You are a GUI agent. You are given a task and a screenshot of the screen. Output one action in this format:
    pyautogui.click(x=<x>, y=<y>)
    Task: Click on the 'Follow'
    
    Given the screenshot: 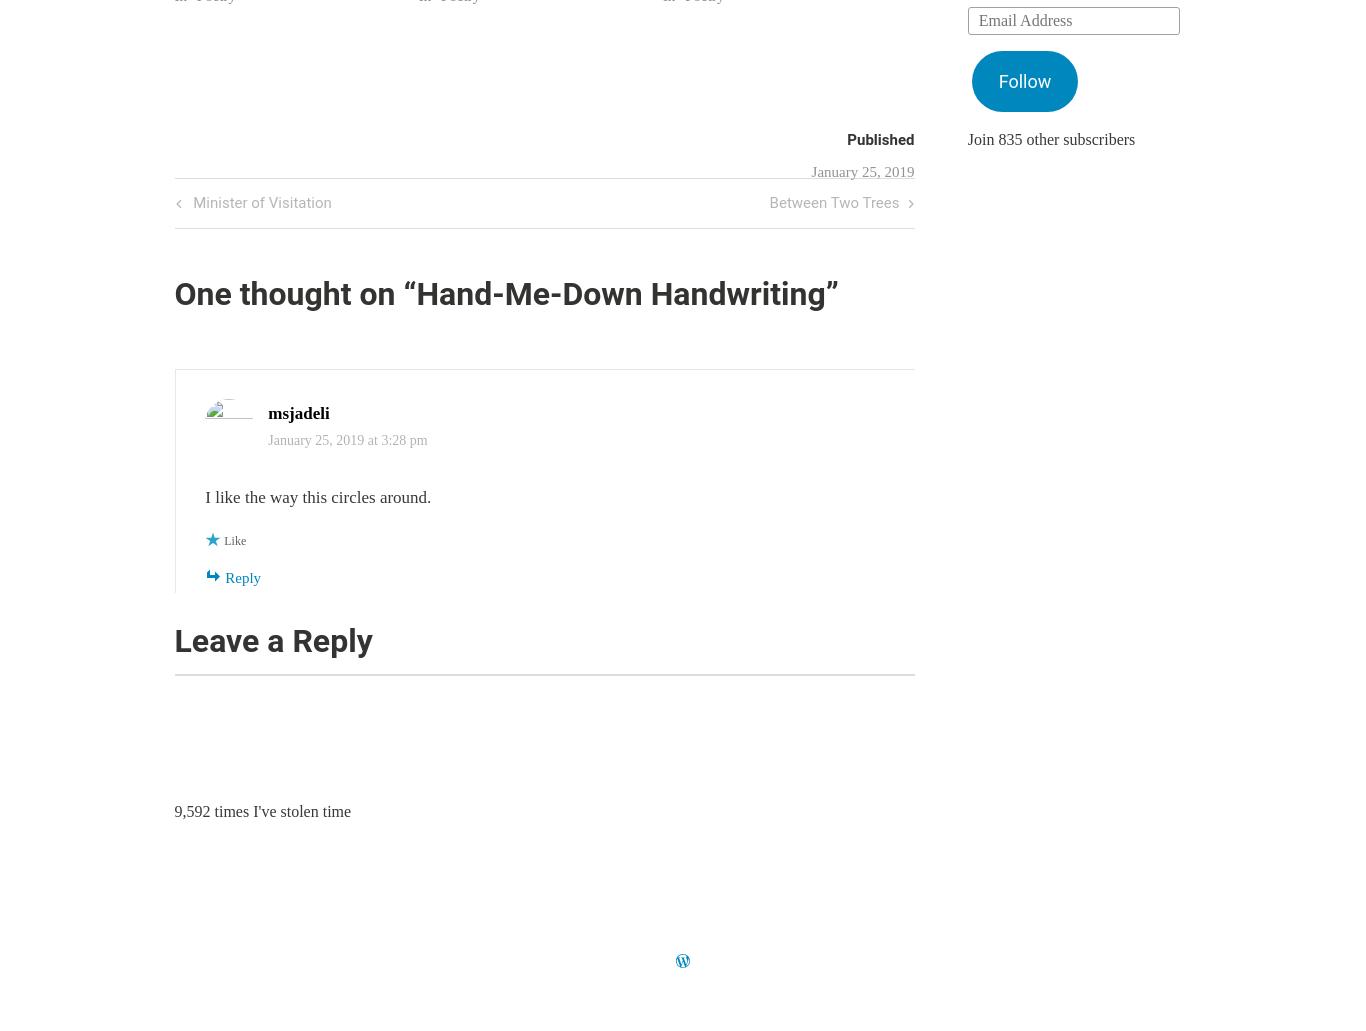 What is the action you would take?
    pyautogui.click(x=997, y=80)
    